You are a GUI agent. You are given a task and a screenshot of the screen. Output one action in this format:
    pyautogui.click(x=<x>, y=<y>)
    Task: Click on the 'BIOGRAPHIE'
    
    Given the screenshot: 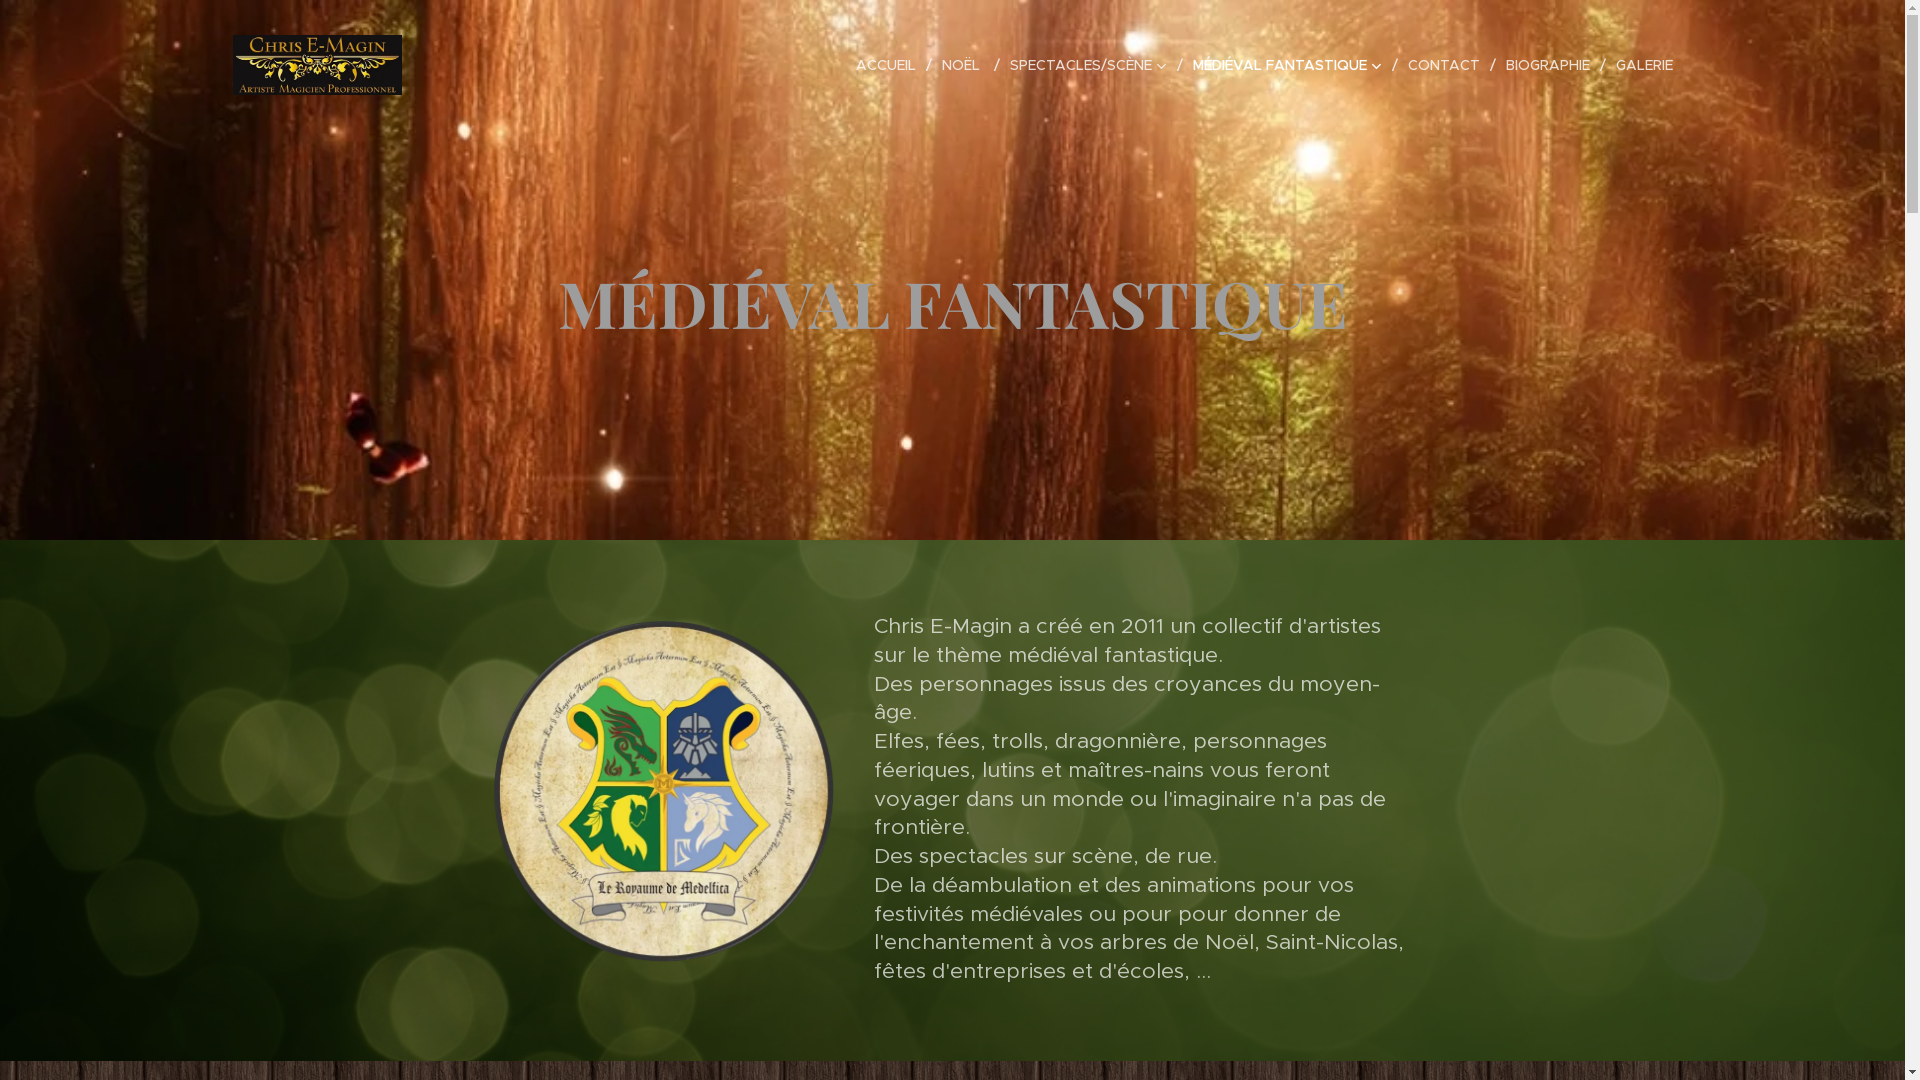 What is the action you would take?
    pyautogui.click(x=1549, y=64)
    